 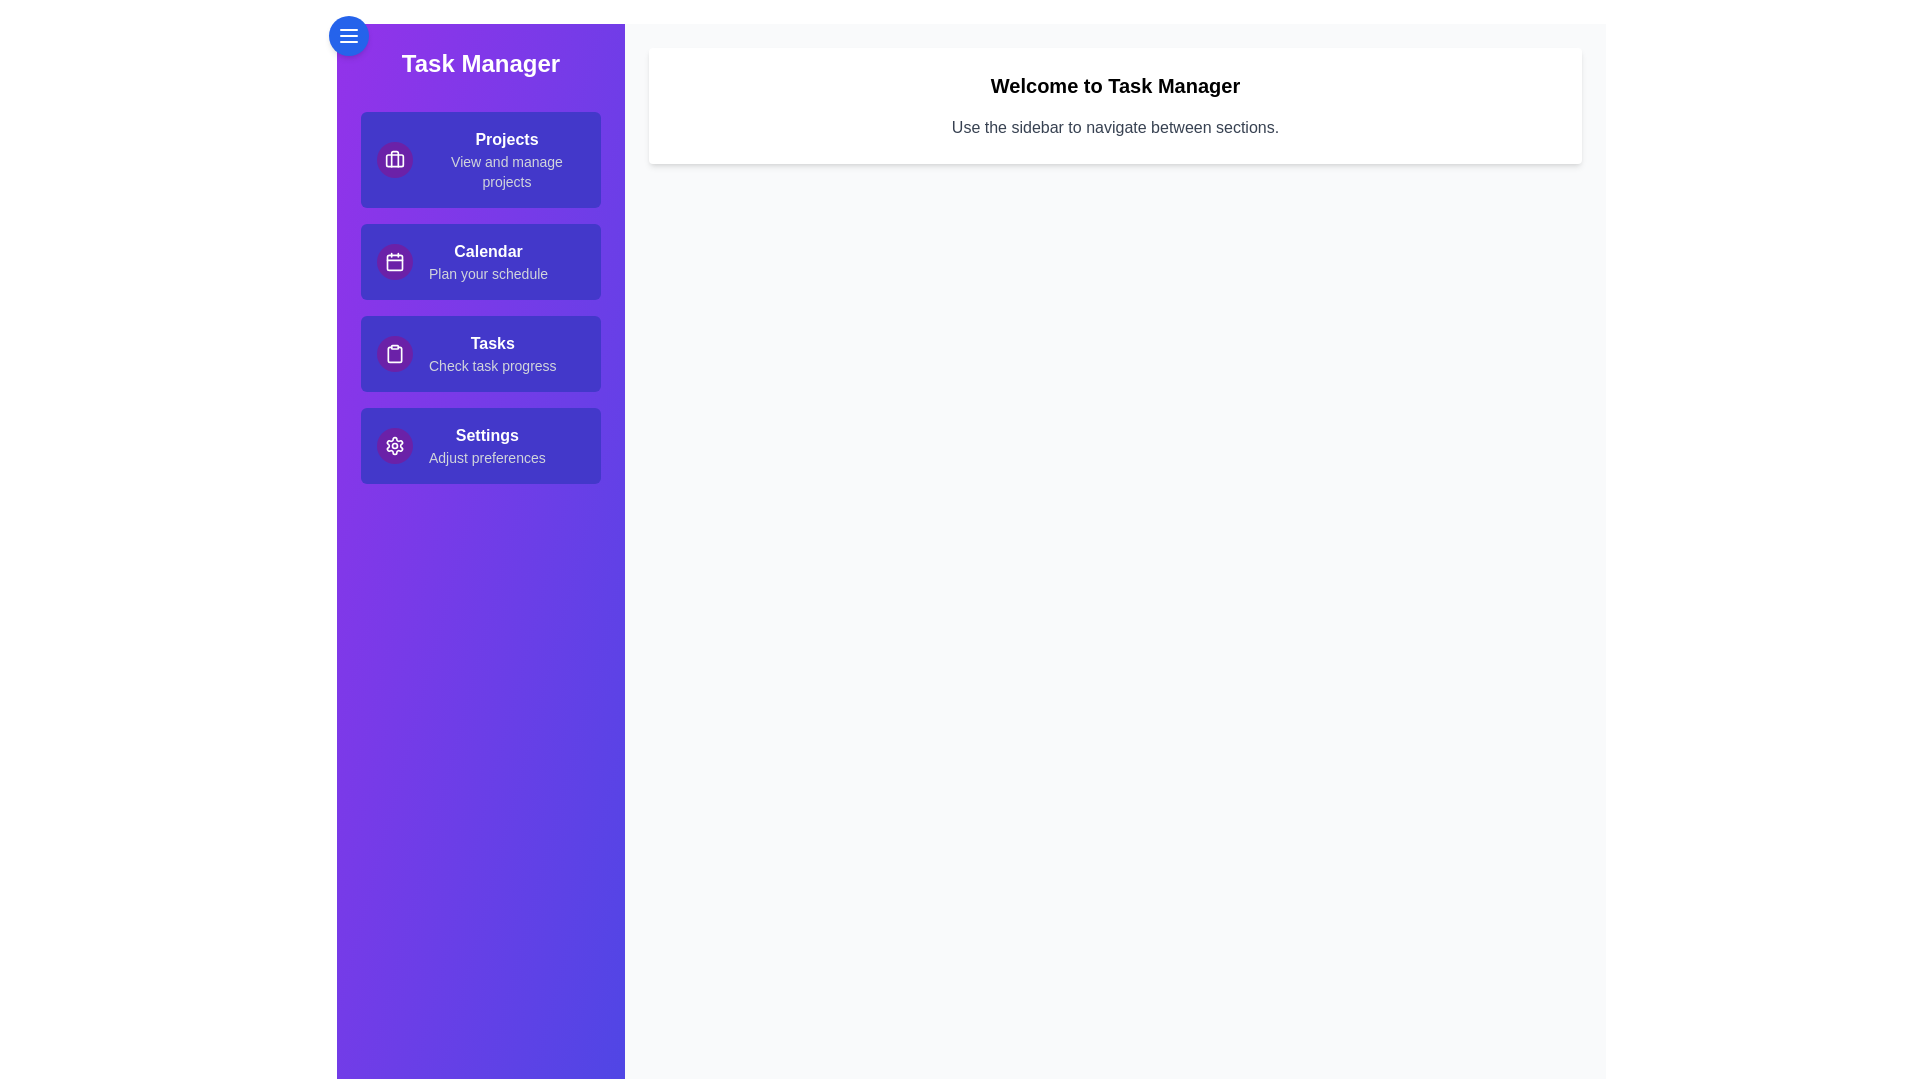 What do you see at coordinates (1114, 84) in the screenshot?
I see `the welcome message and instructions area to read the content` at bounding box center [1114, 84].